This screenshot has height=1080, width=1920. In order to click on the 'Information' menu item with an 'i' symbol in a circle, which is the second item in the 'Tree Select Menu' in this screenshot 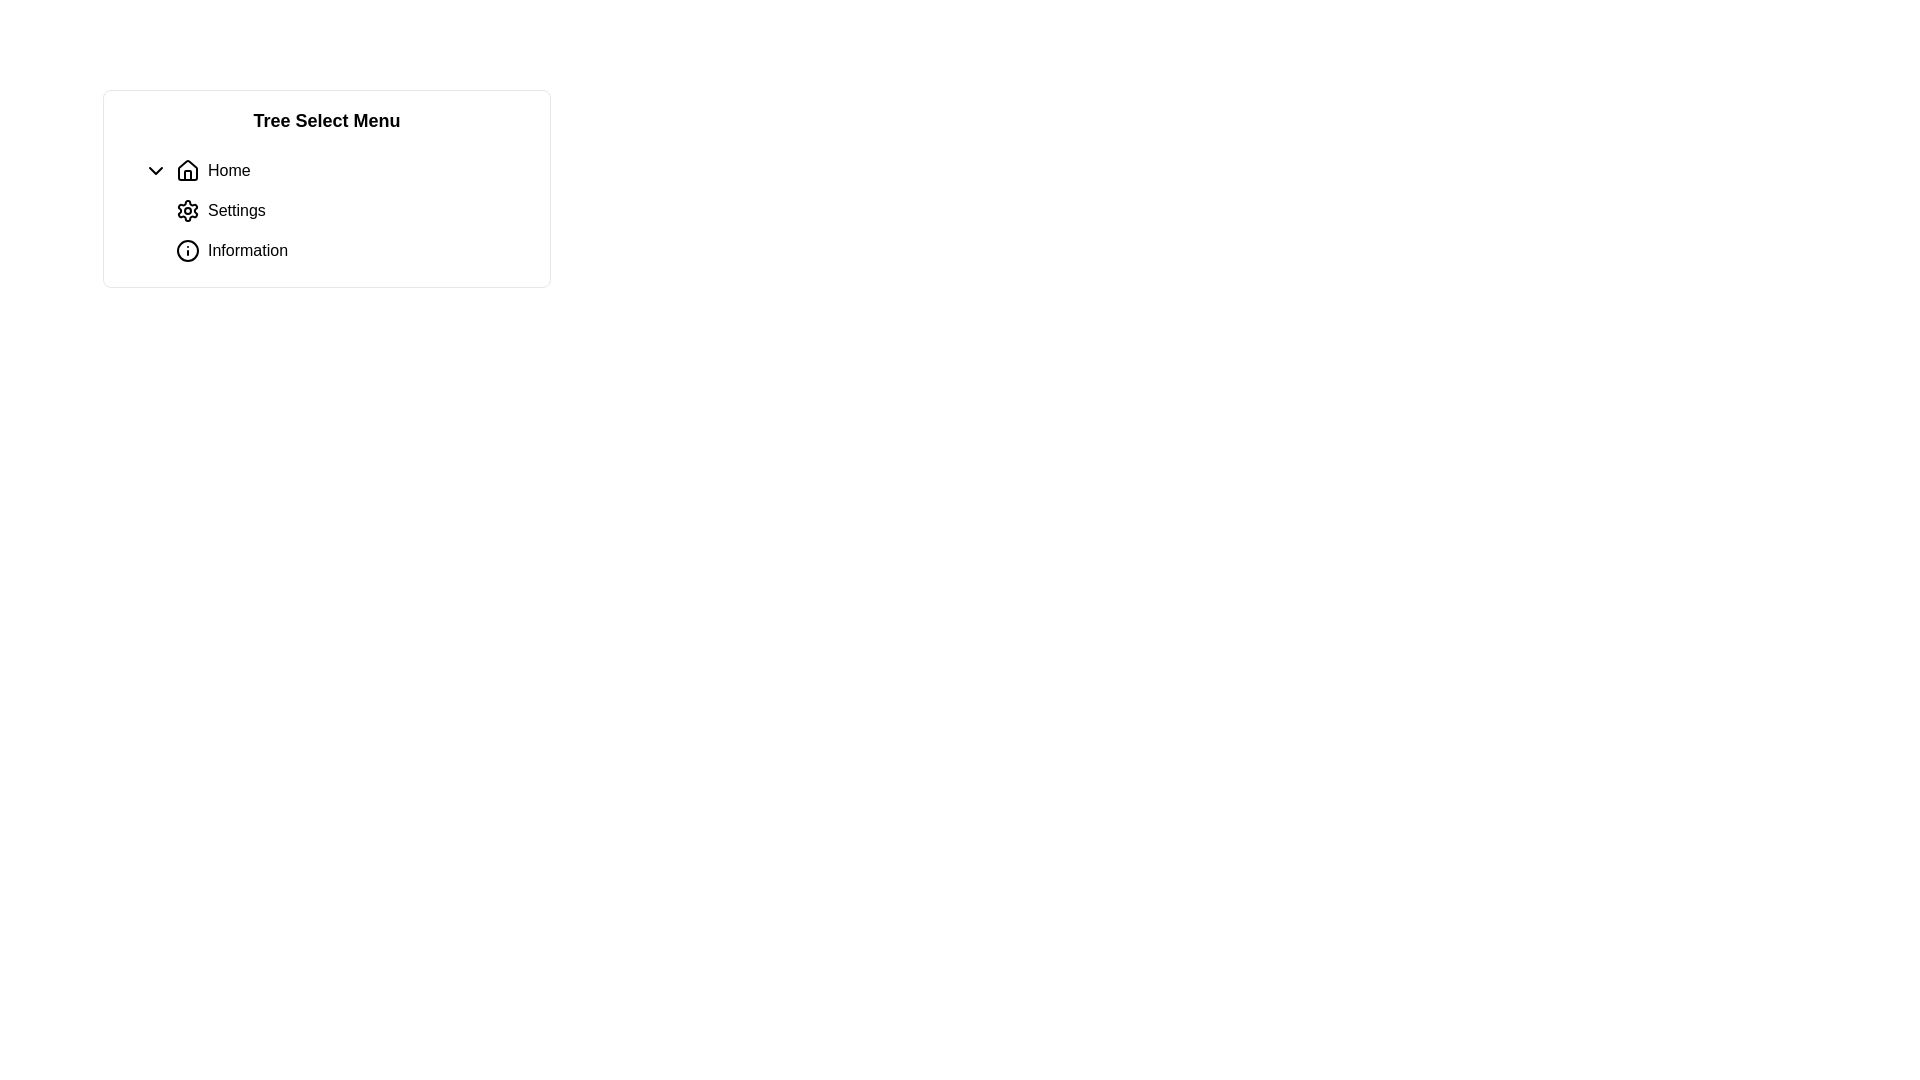, I will do `click(350, 249)`.